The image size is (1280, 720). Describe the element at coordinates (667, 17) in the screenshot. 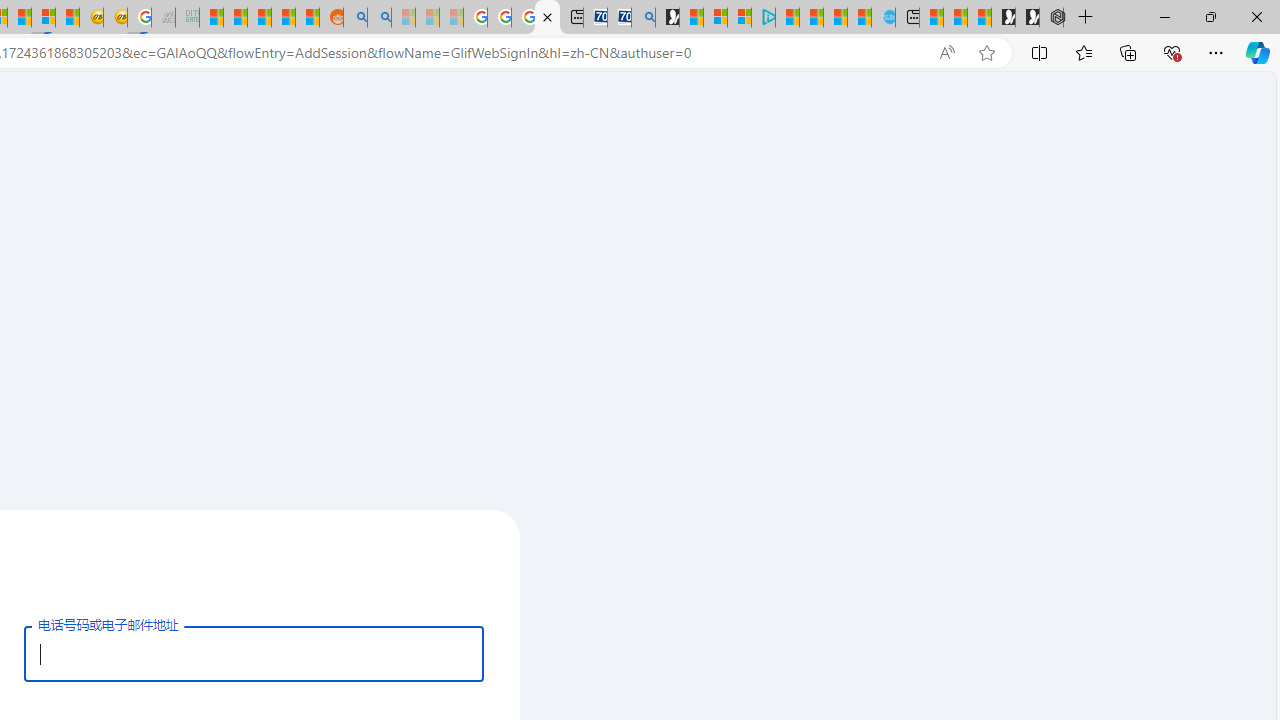

I see `'Microsoft Start Gaming'` at that location.